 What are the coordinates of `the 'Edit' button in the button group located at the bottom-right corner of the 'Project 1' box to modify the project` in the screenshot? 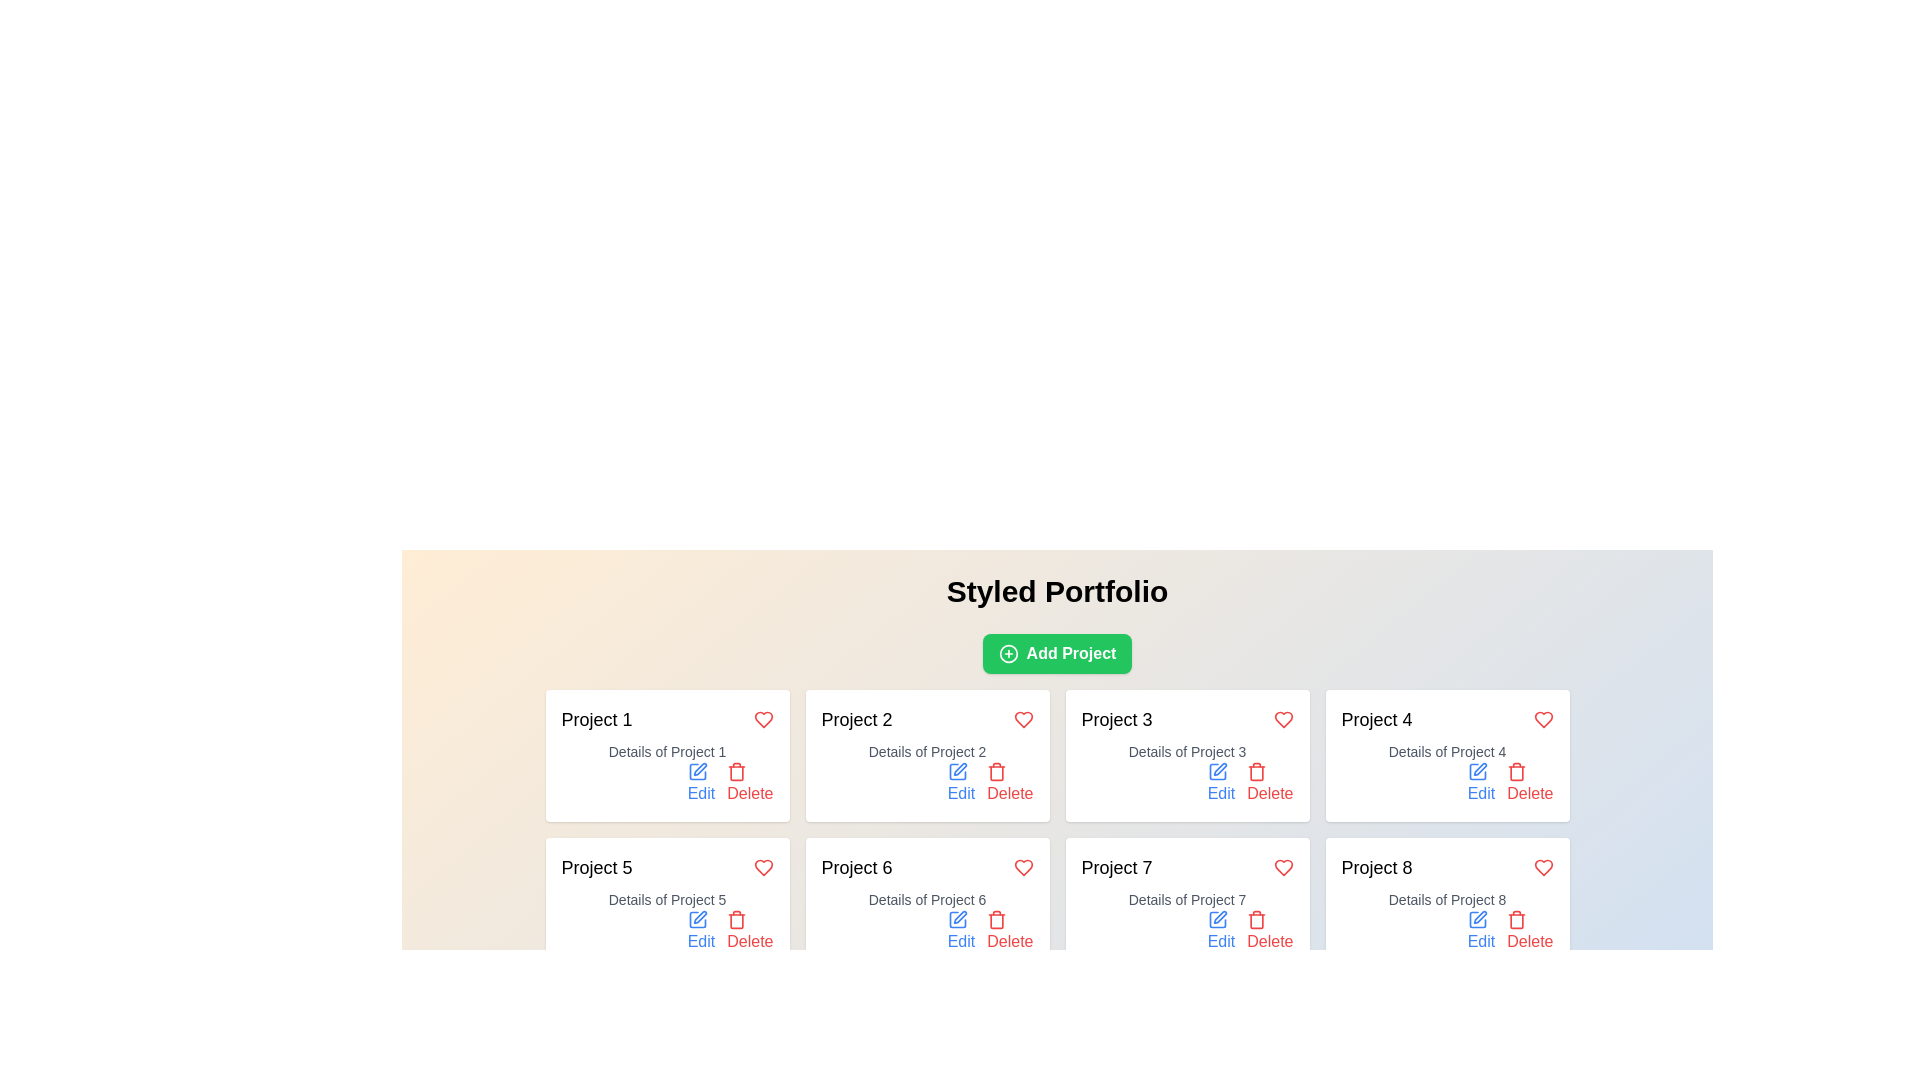 It's located at (667, 782).